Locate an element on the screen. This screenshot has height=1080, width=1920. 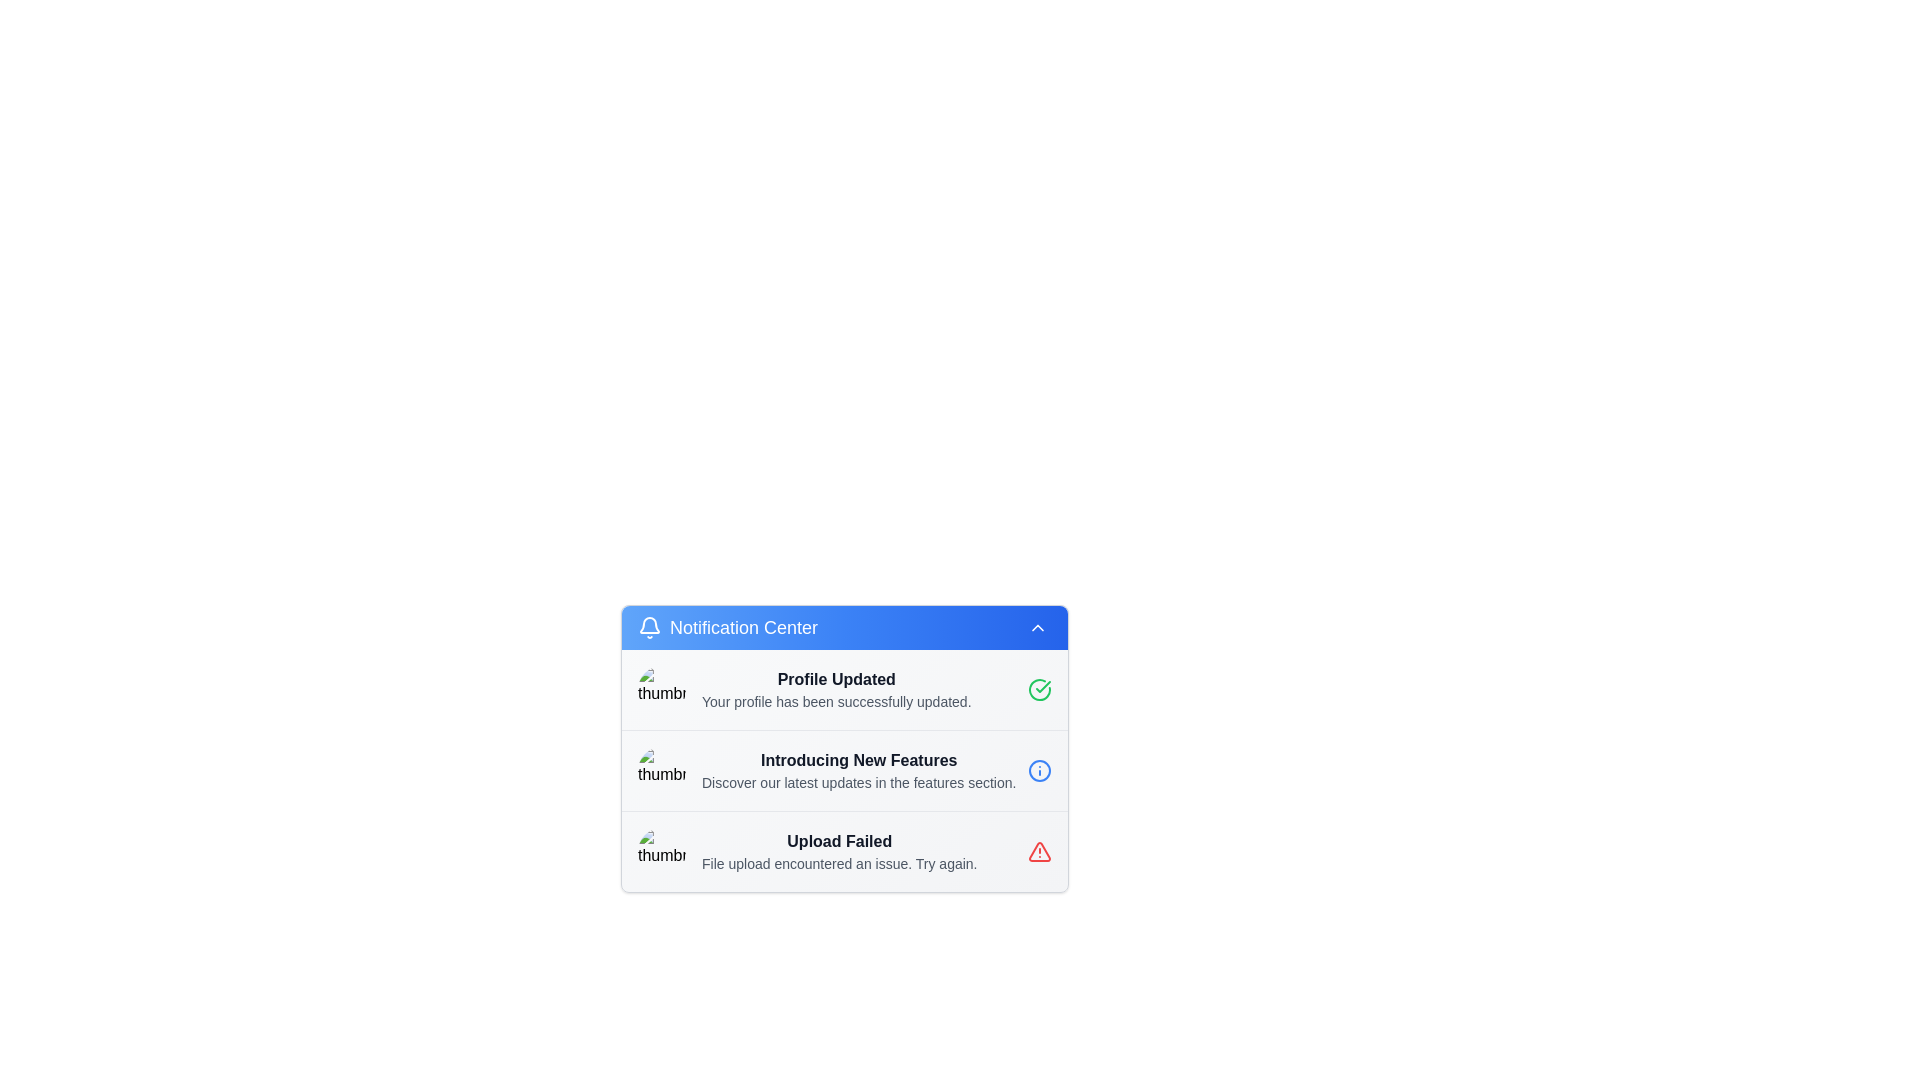
the chevron icon located at the top-right corner of the notification center panel is located at coordinates (1037, 627).